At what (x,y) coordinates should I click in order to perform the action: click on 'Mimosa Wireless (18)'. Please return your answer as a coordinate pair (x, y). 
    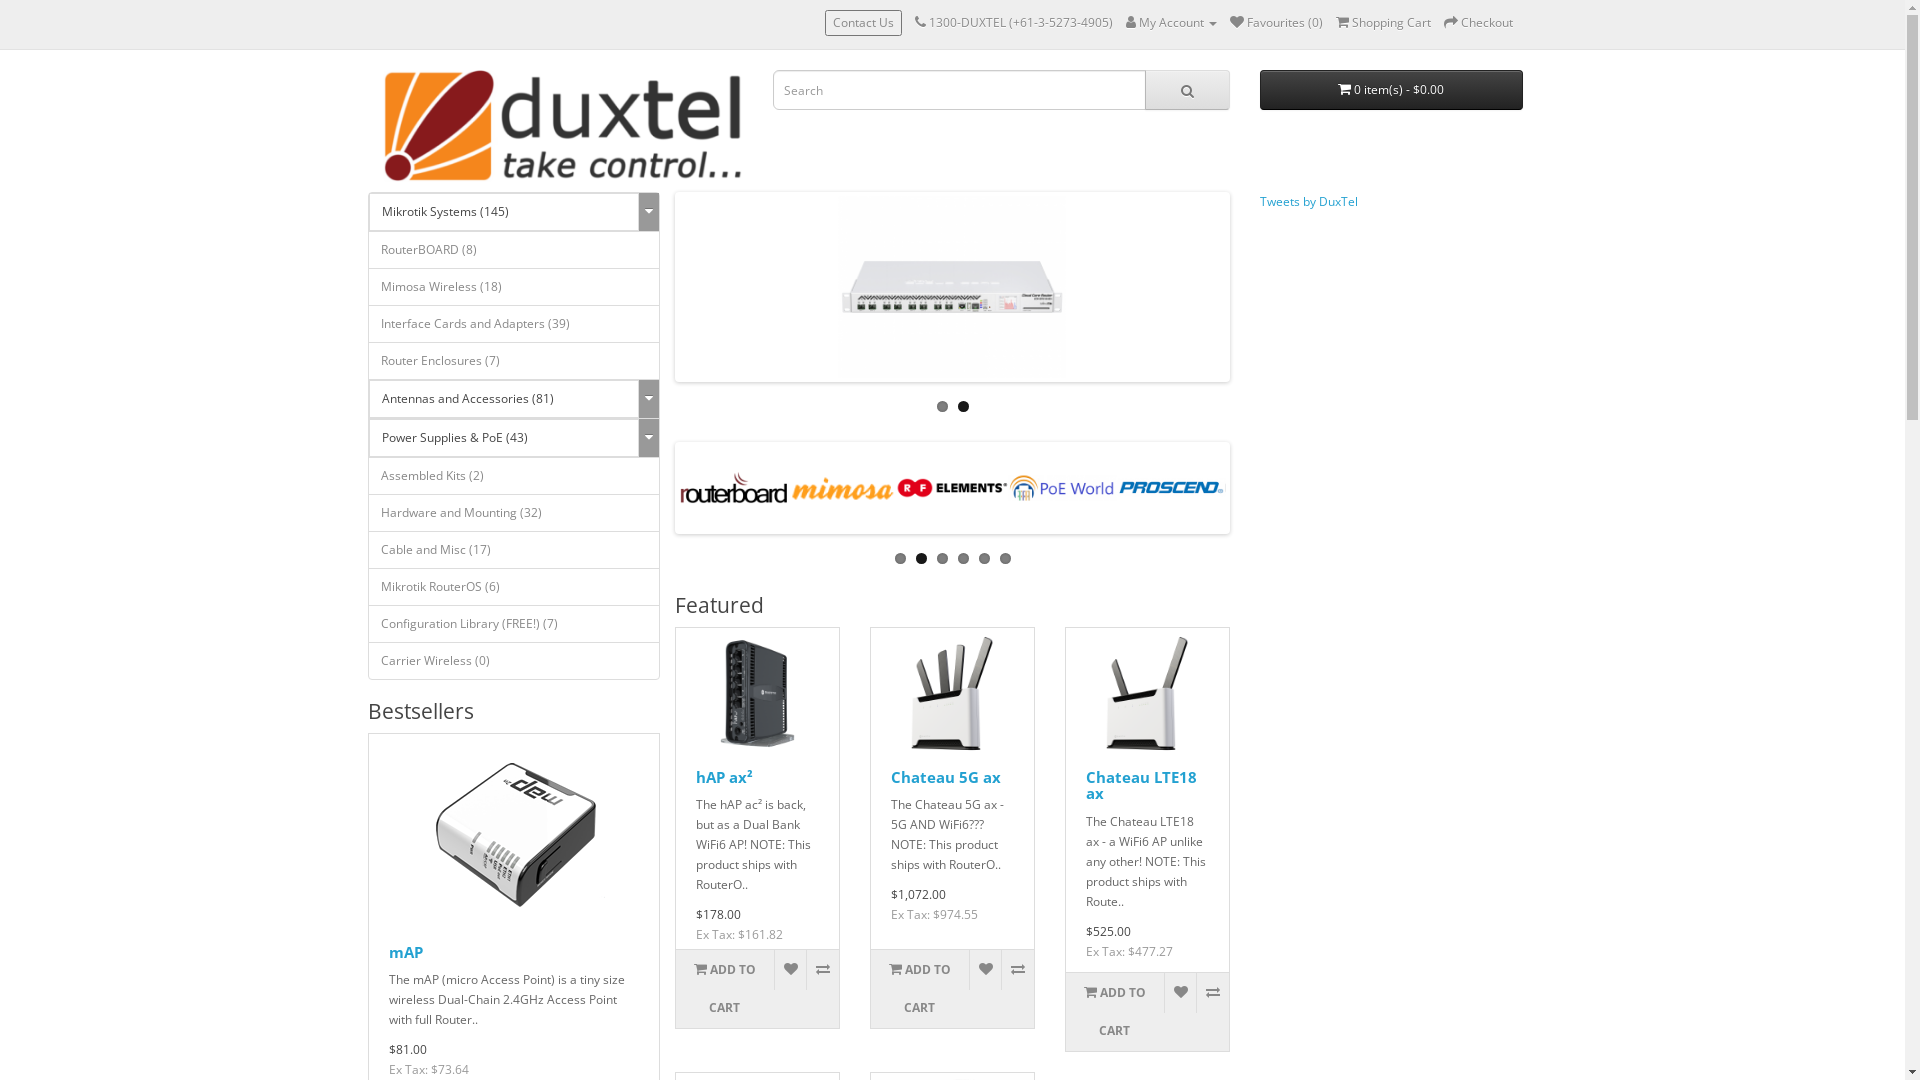
    Looking at the image, I should click on (368, 286).